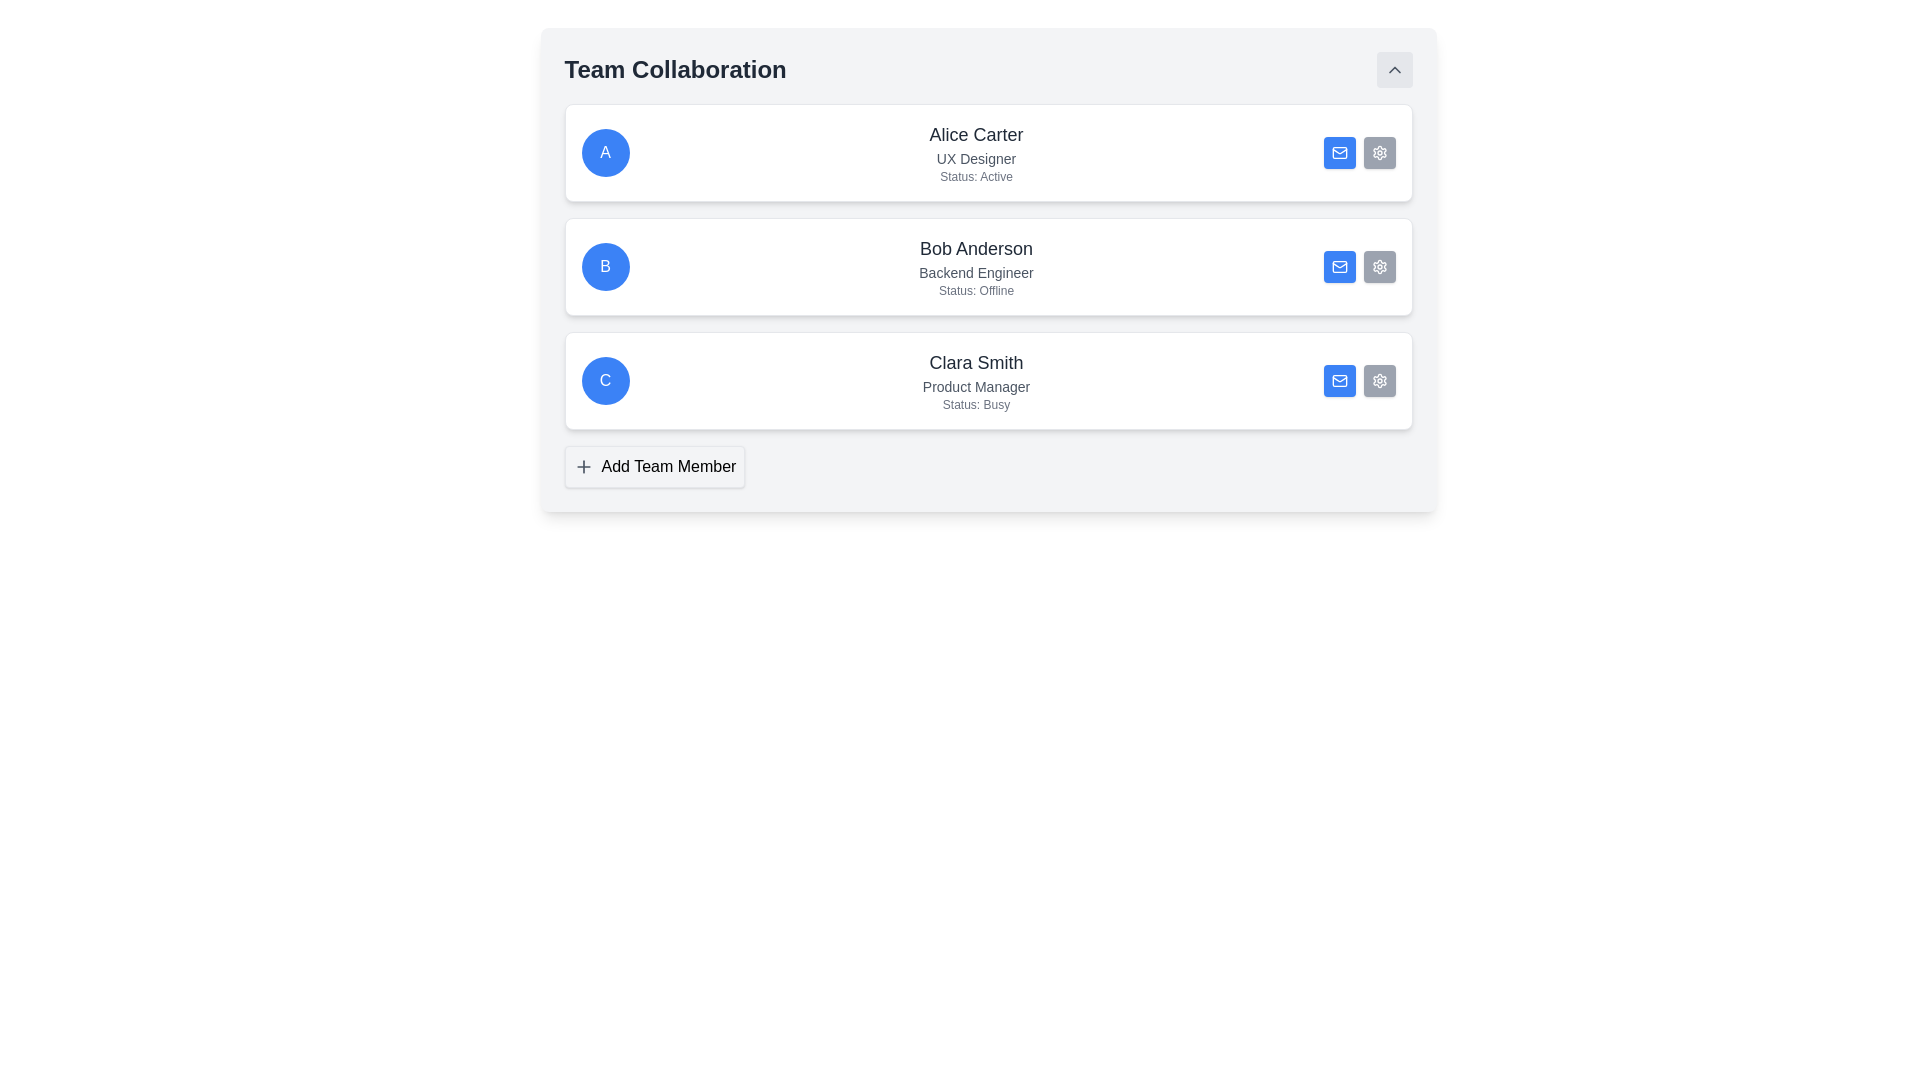 The height and width of the screenshot is (1080, 1920). I want to click on the small settings icon styled as a gear, located on the right side of the 'Clara Smith' user entry, so click(1378, 381).